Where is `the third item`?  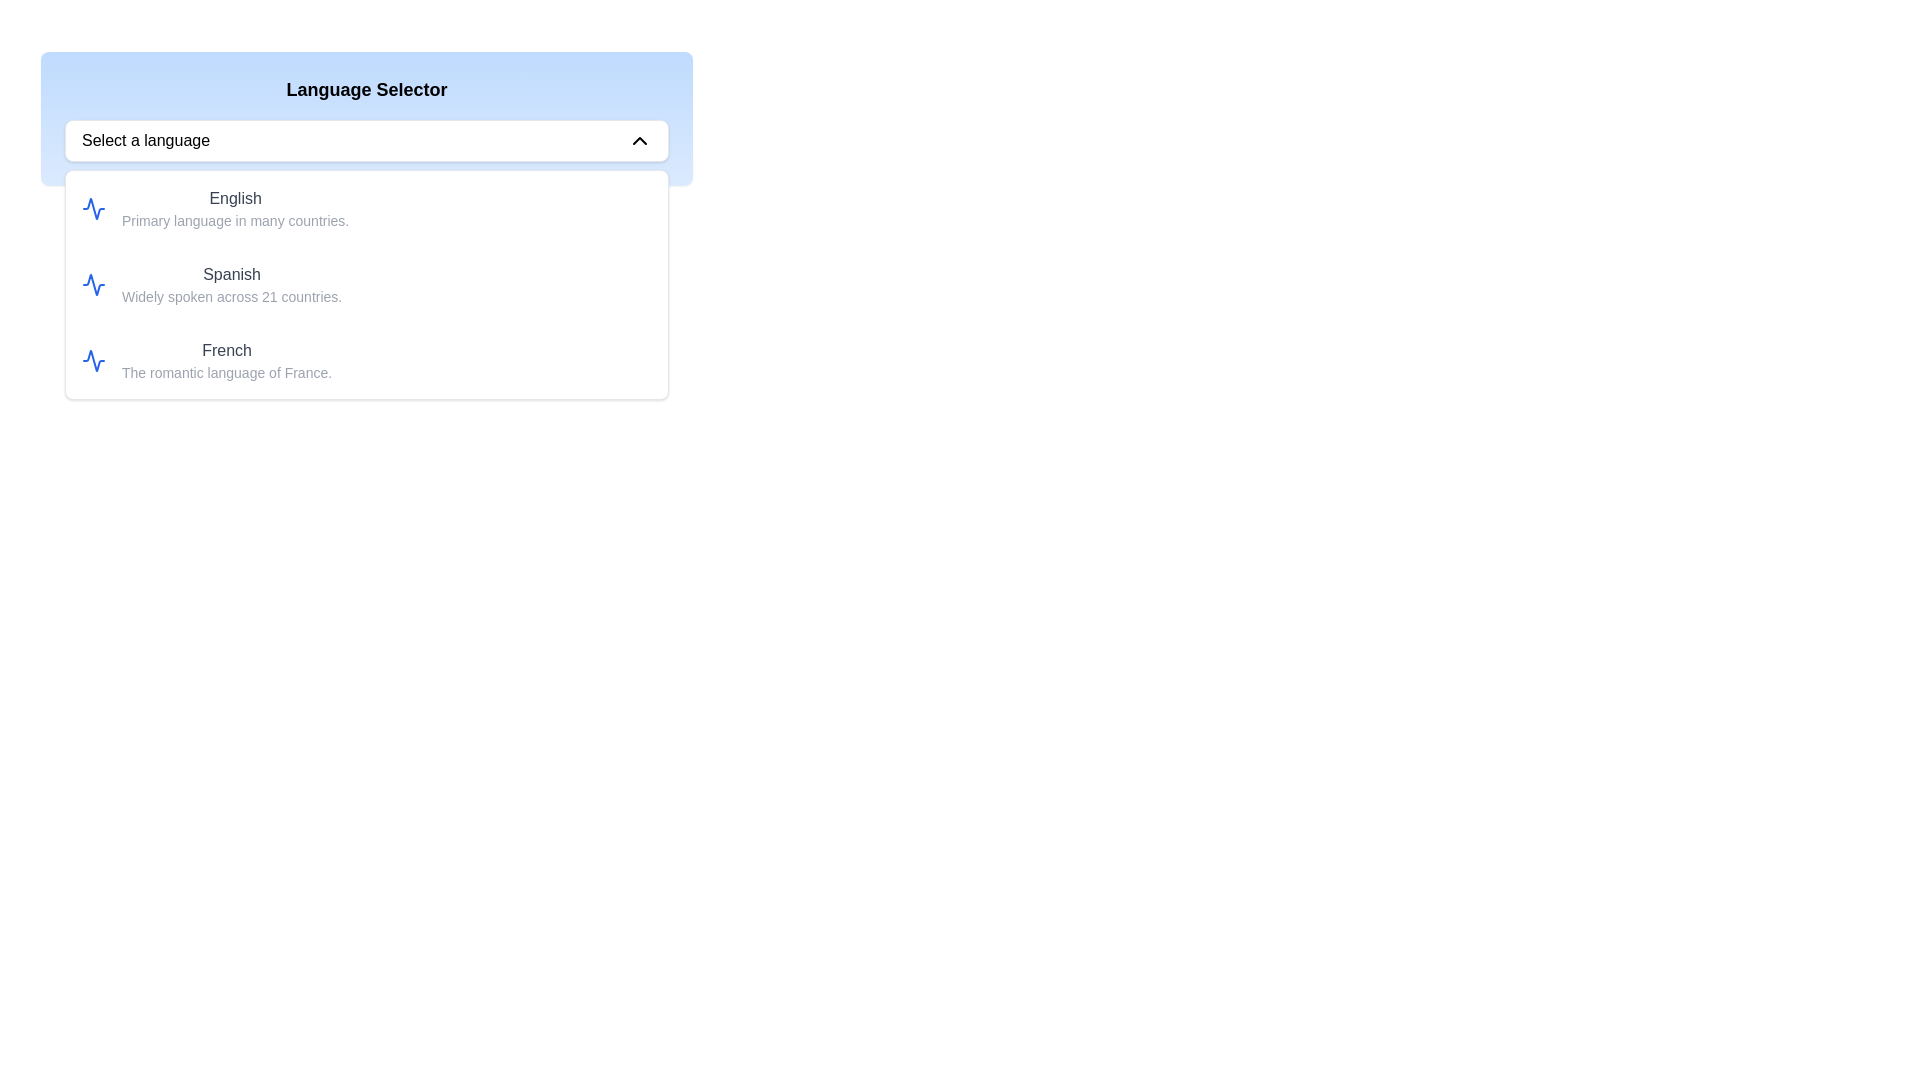 the third item is located at coordinates (227, 361).